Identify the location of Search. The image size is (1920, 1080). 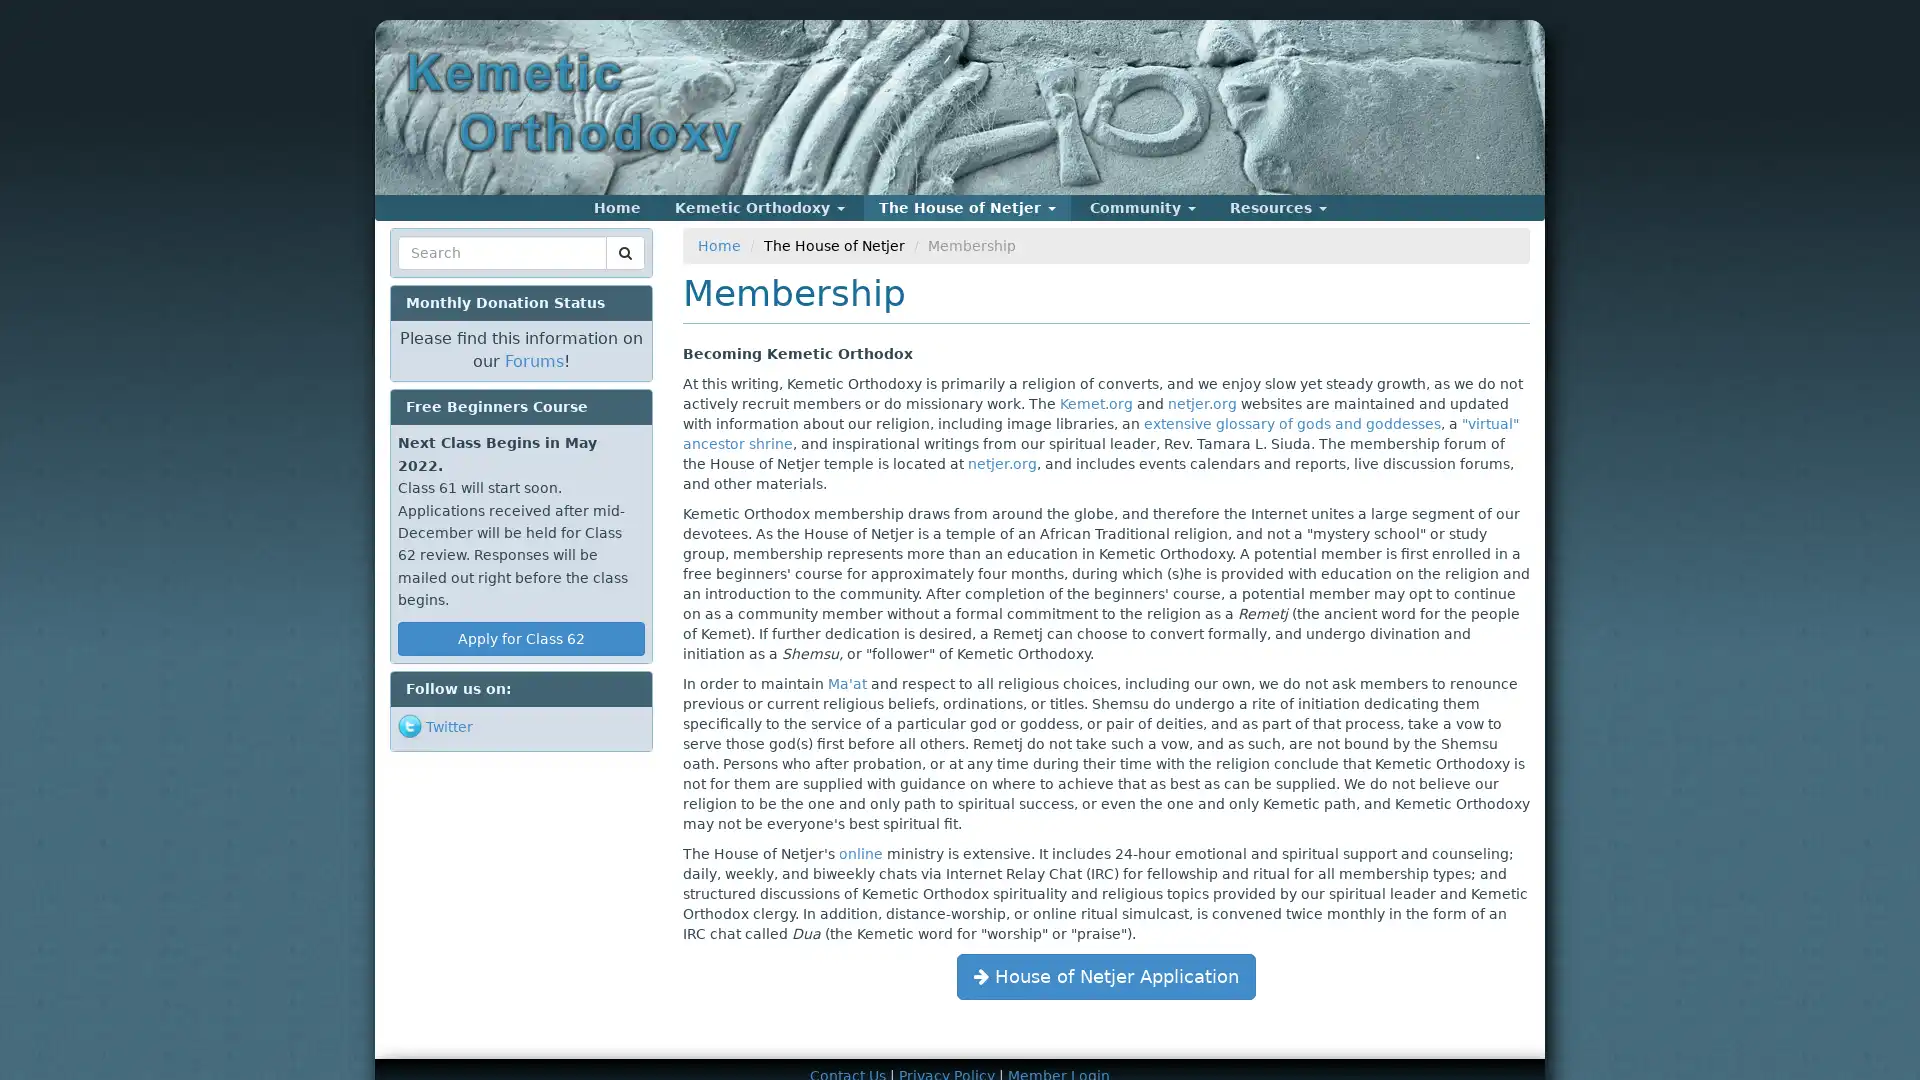
(435, 277).